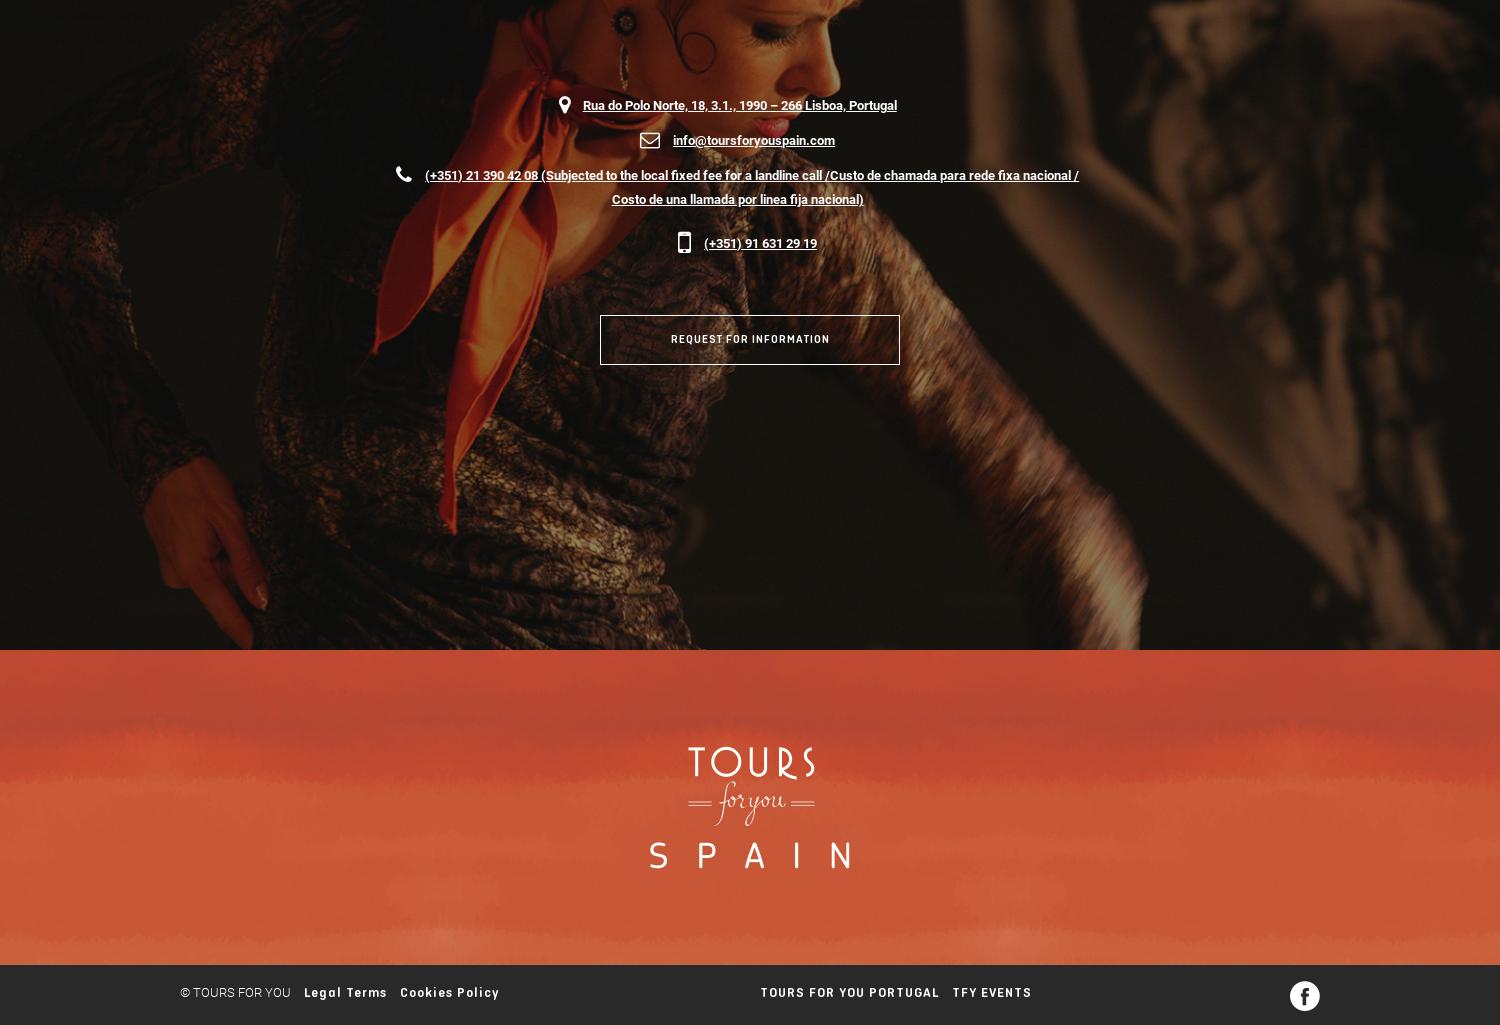 The image size is (1500, 1025). What do you see at coordinates (670, 337) in the screenshot?
I see `'REQUEST FOR INFORMATION'` at bounding box center [670, 337].